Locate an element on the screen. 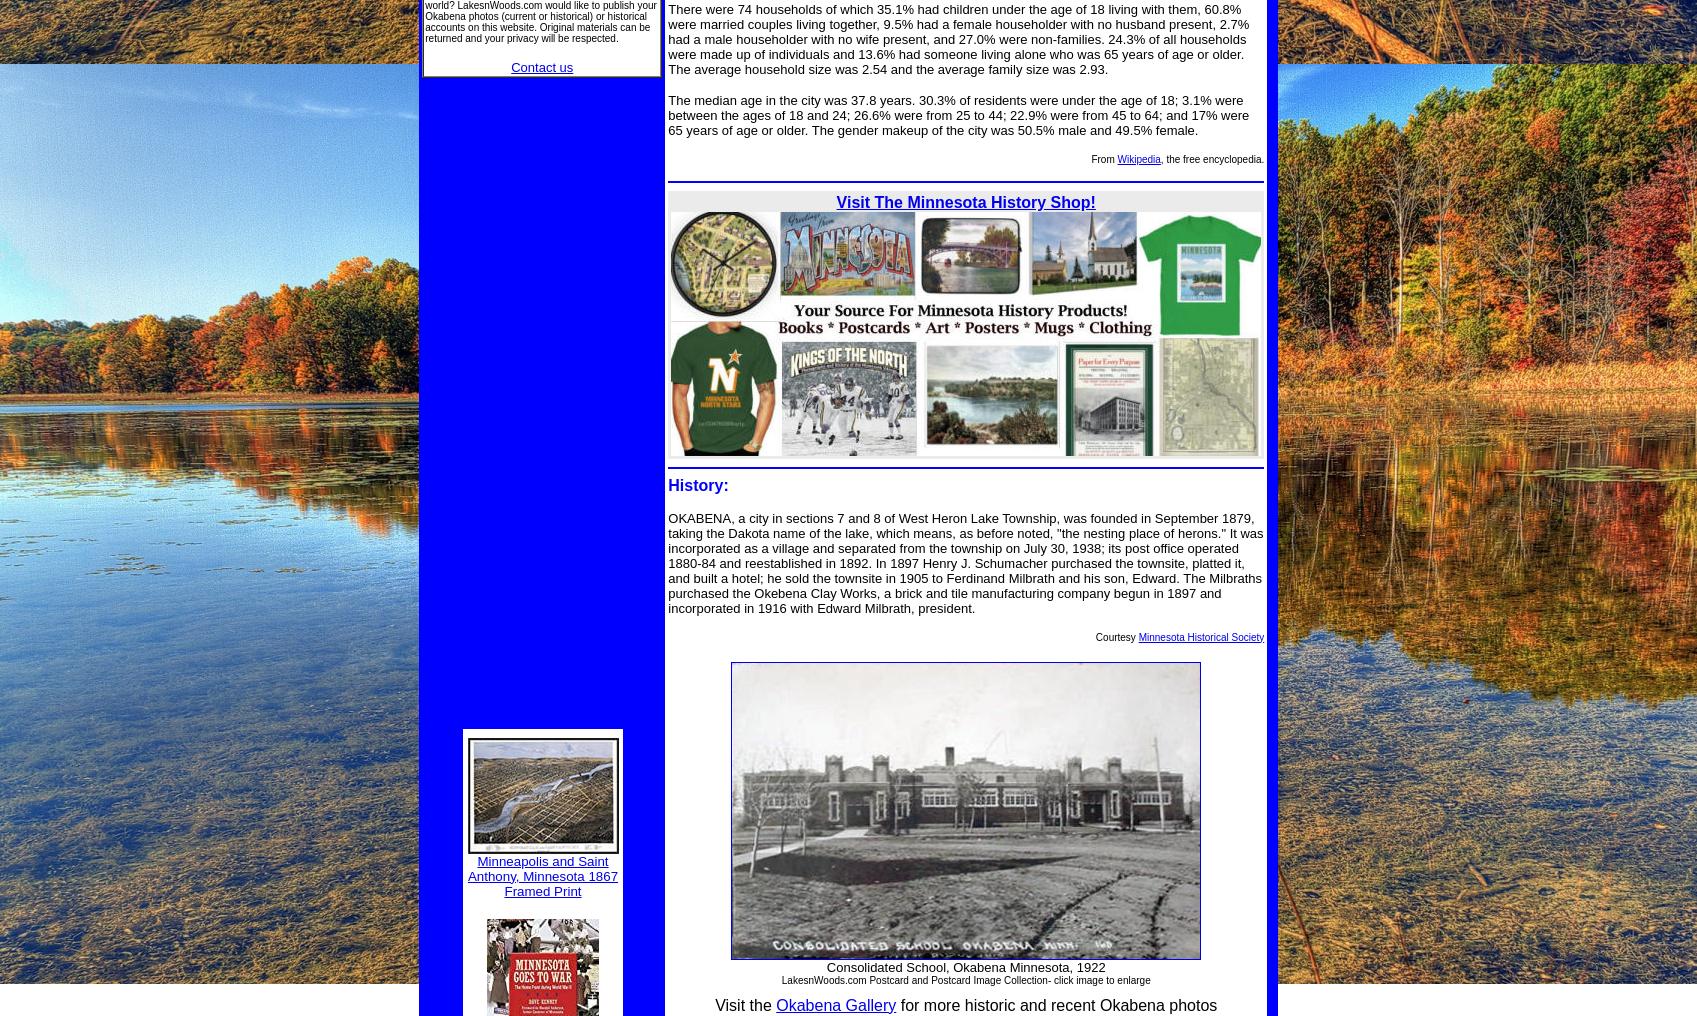  'History' is located at coordinates (694, 484).